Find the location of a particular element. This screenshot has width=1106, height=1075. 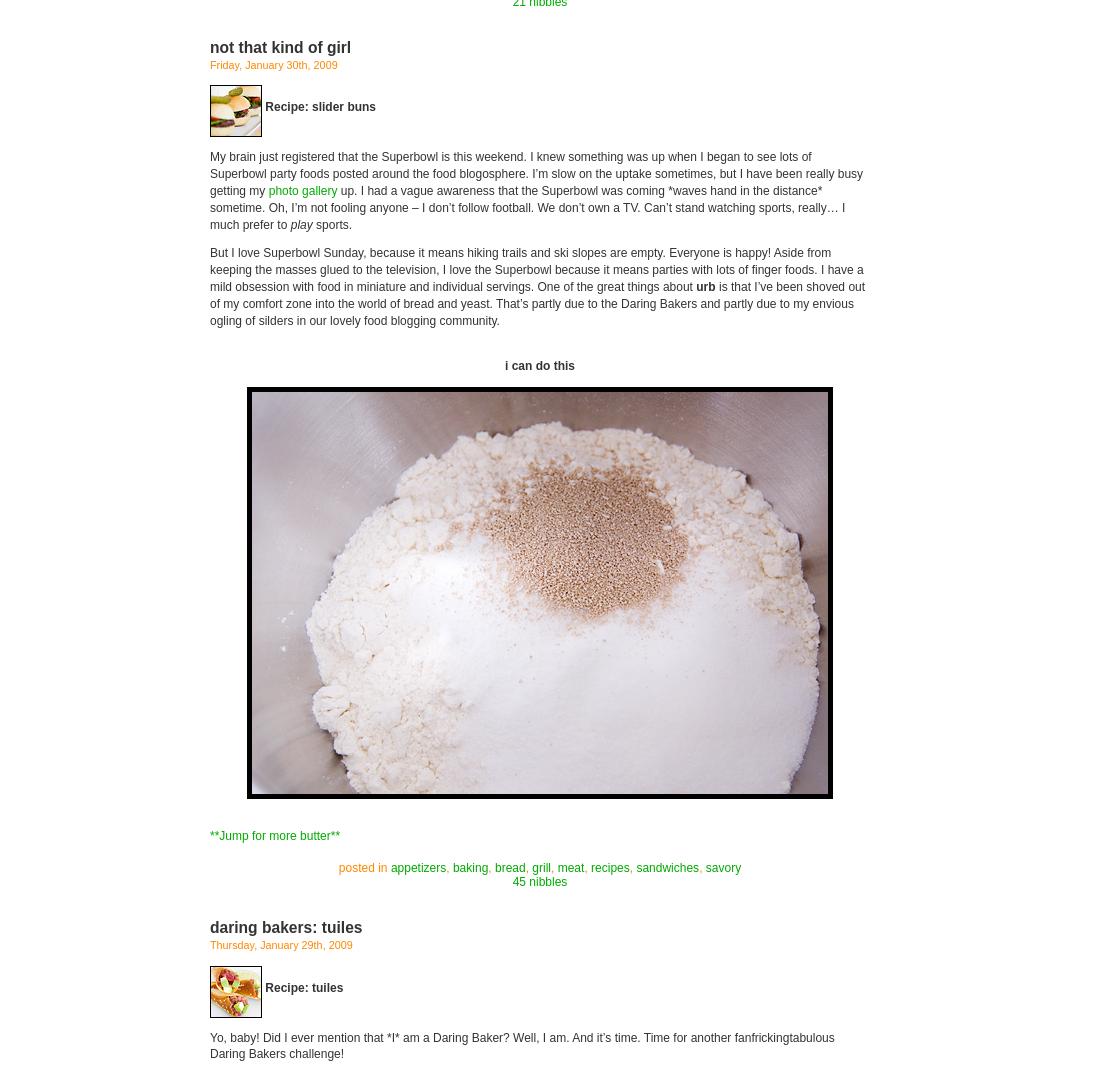

'i can do this' is located at coordinates (538, 366).